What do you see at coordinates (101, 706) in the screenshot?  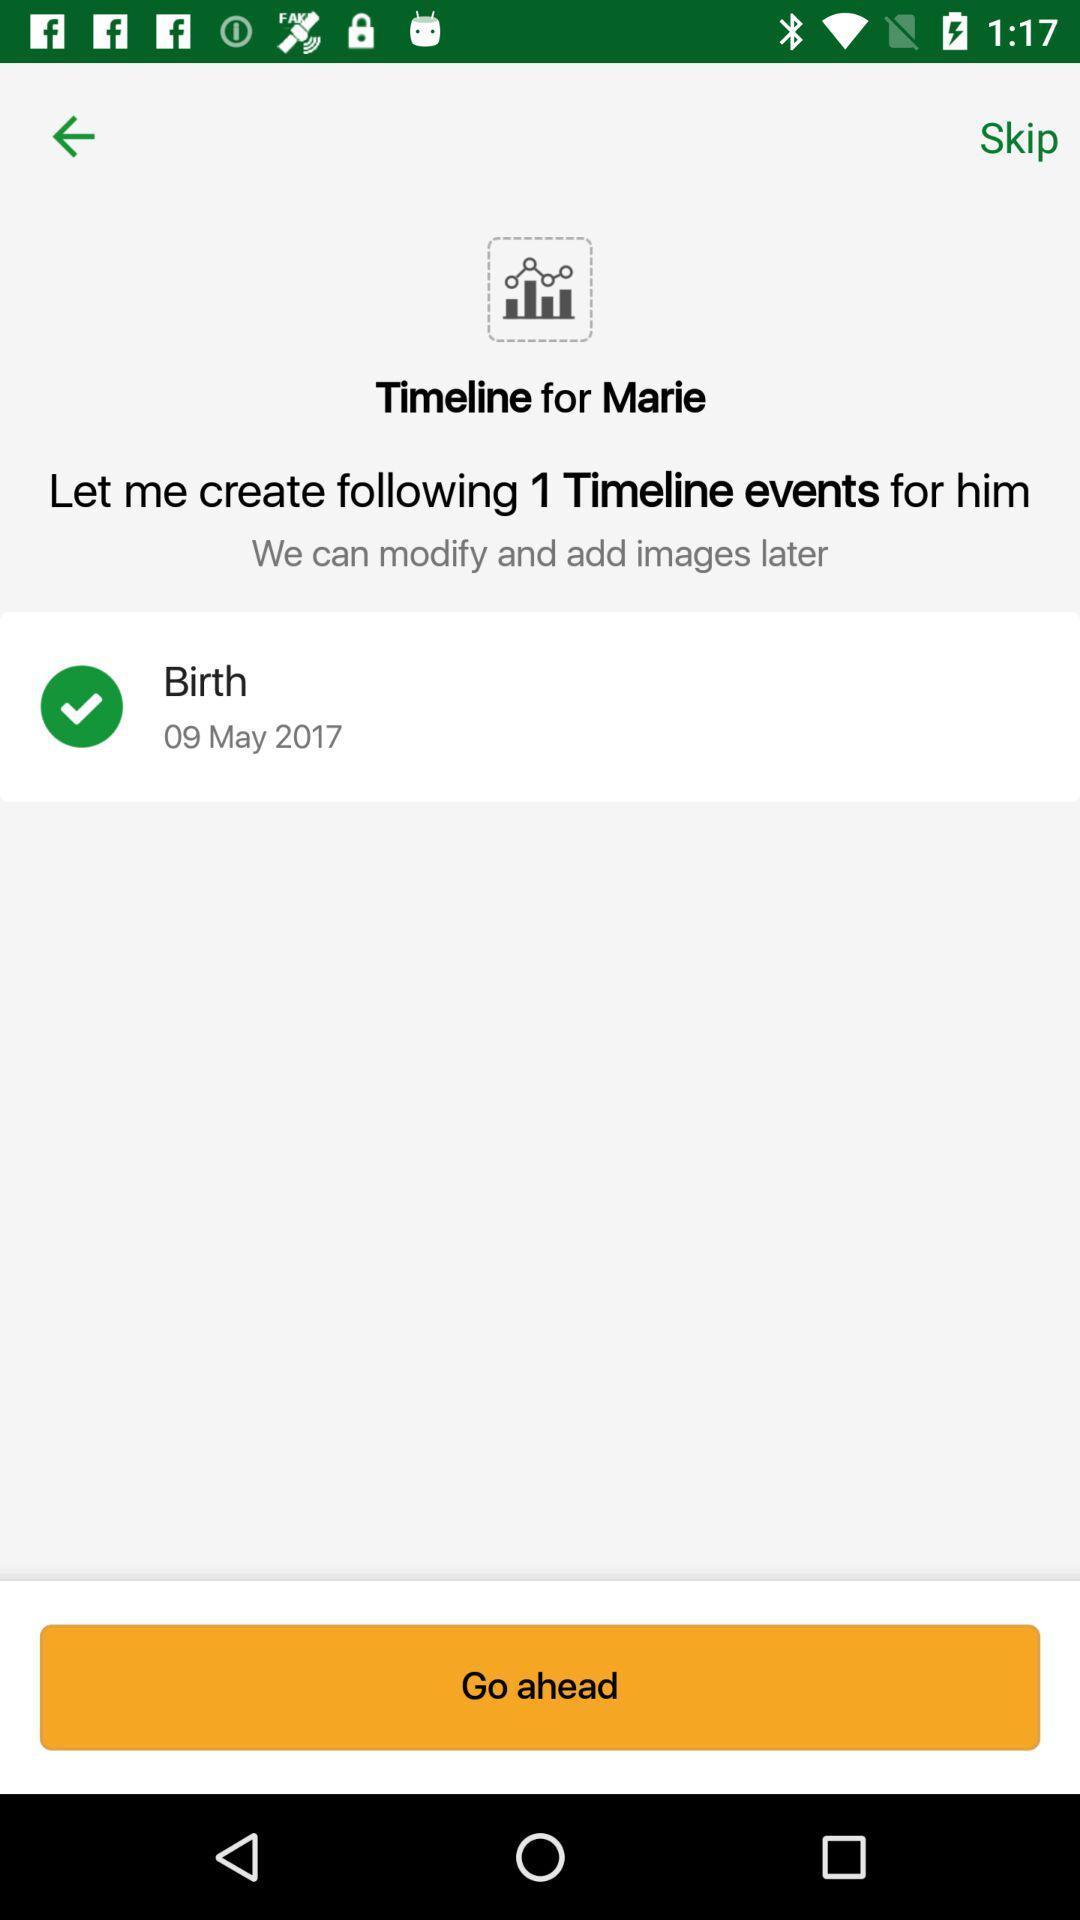 I see `the item above the go ahead icon` at bounding box center [101, 706].